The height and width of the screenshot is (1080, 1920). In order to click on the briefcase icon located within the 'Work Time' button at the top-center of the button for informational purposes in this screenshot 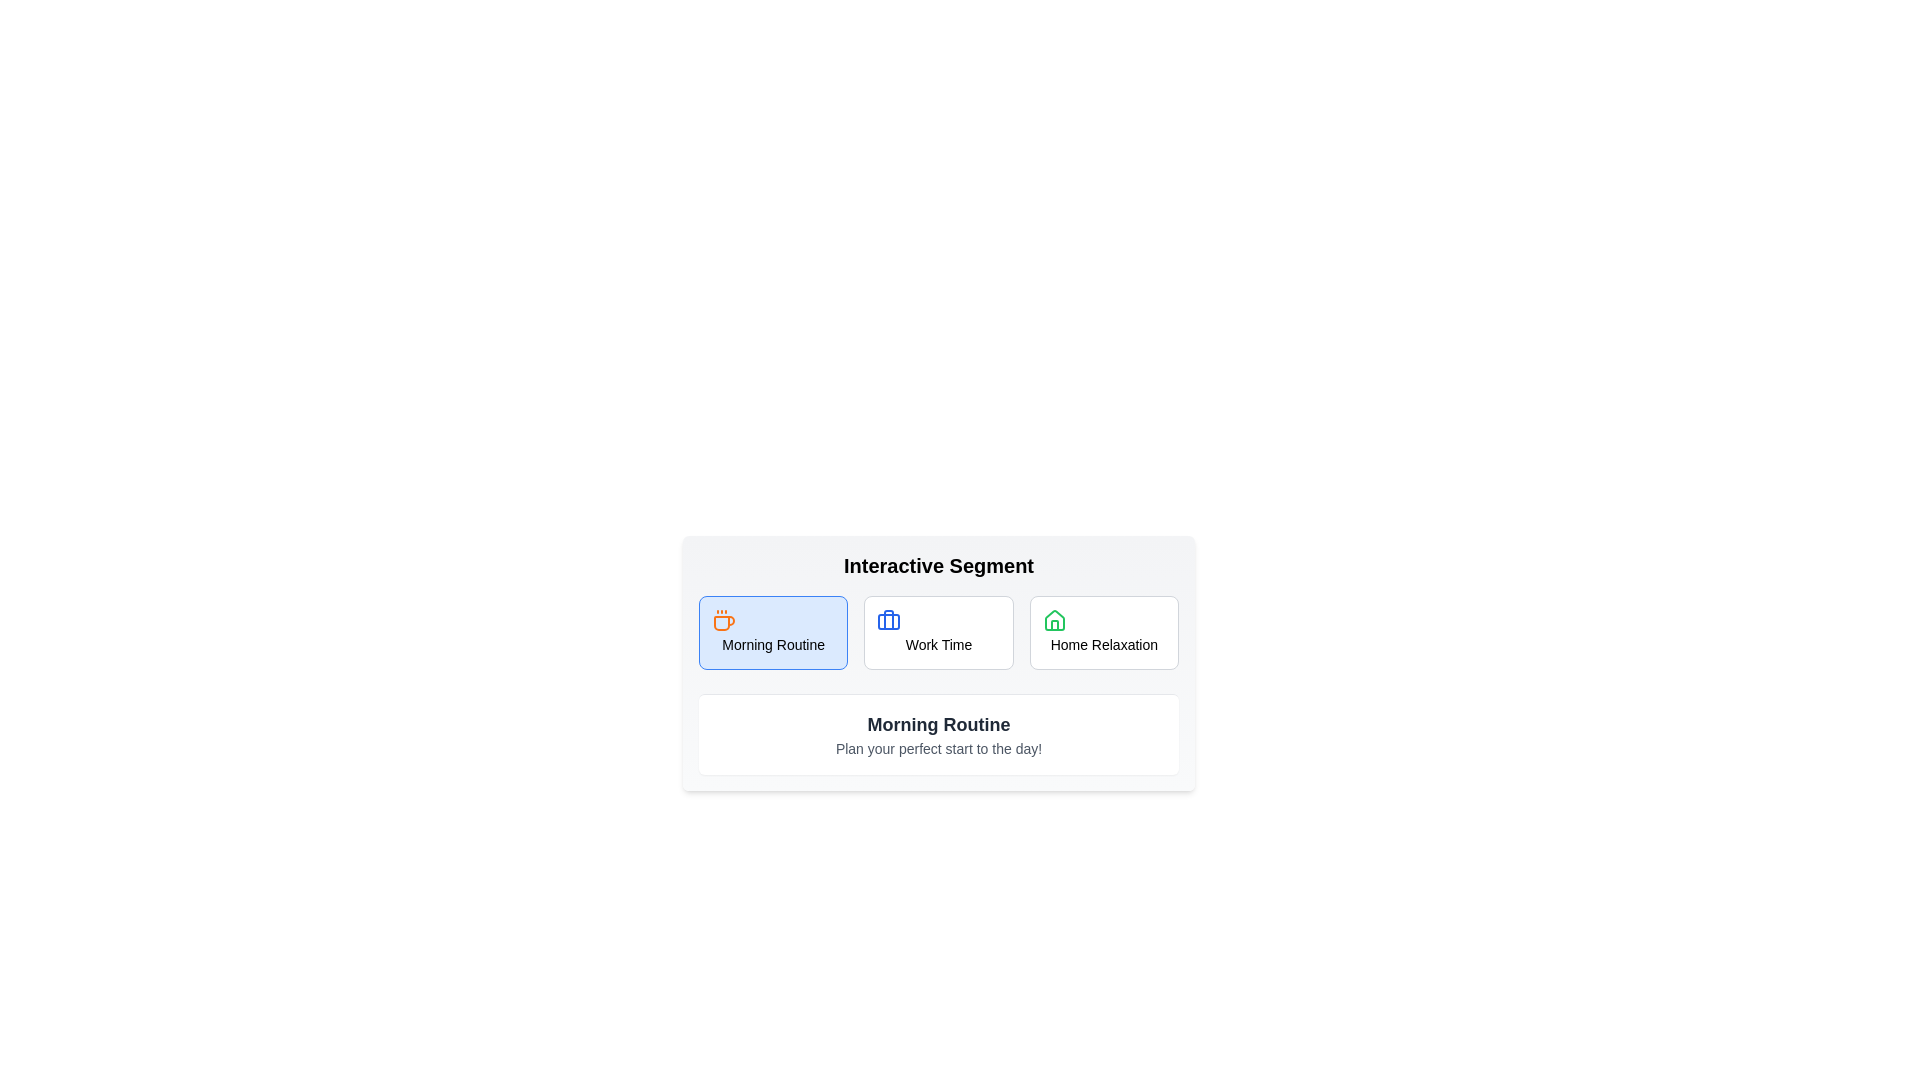, I will do `click(888, 620)`.